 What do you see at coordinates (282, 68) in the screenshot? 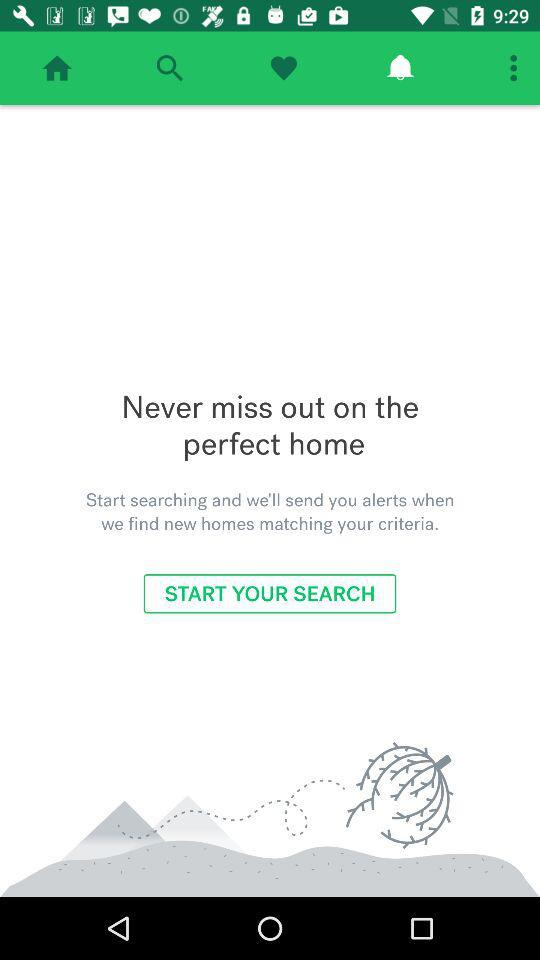
I see `to favorites` at bounding box center [282, 68].